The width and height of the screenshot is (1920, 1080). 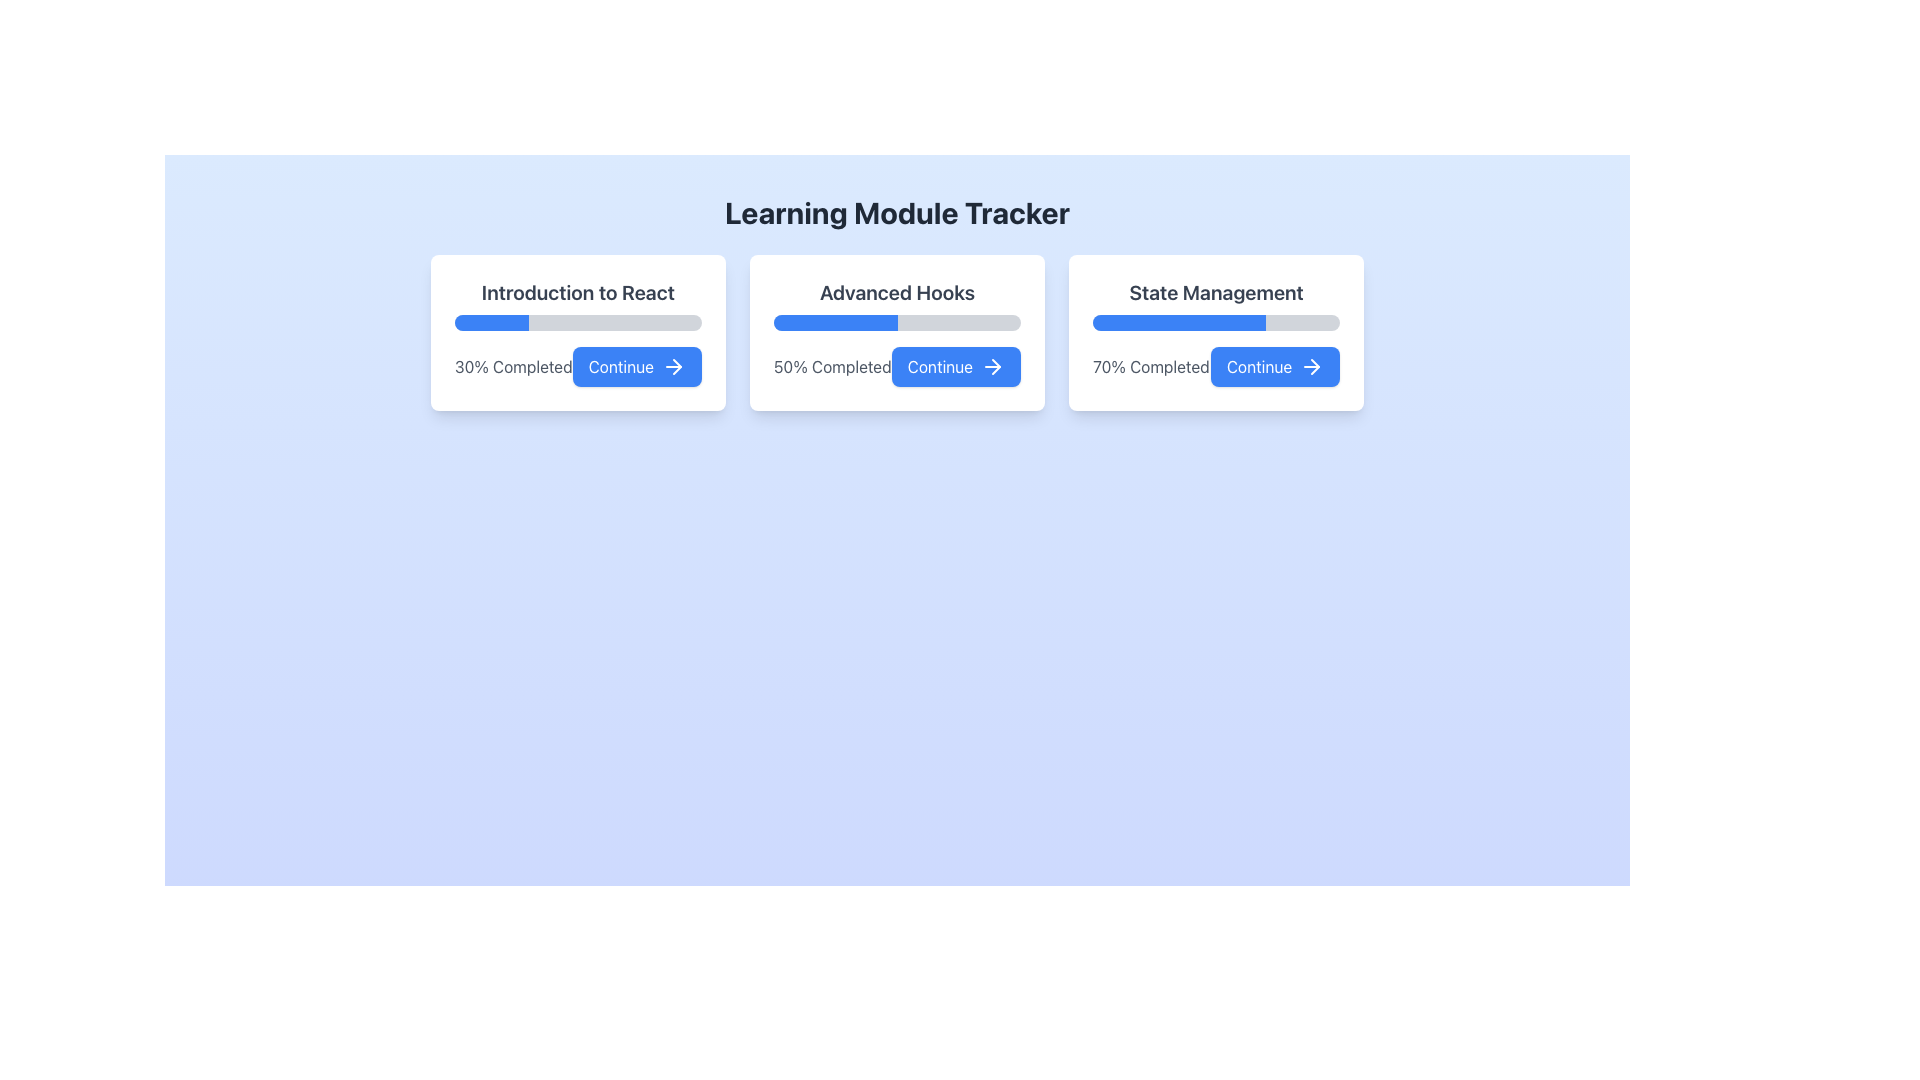 I want to click on the text label displaying '50% Completed' styled in gray color within the 'Advanced Hooks' section of the 'Learning Module Tracker' interface, so click(x=832, y=366).